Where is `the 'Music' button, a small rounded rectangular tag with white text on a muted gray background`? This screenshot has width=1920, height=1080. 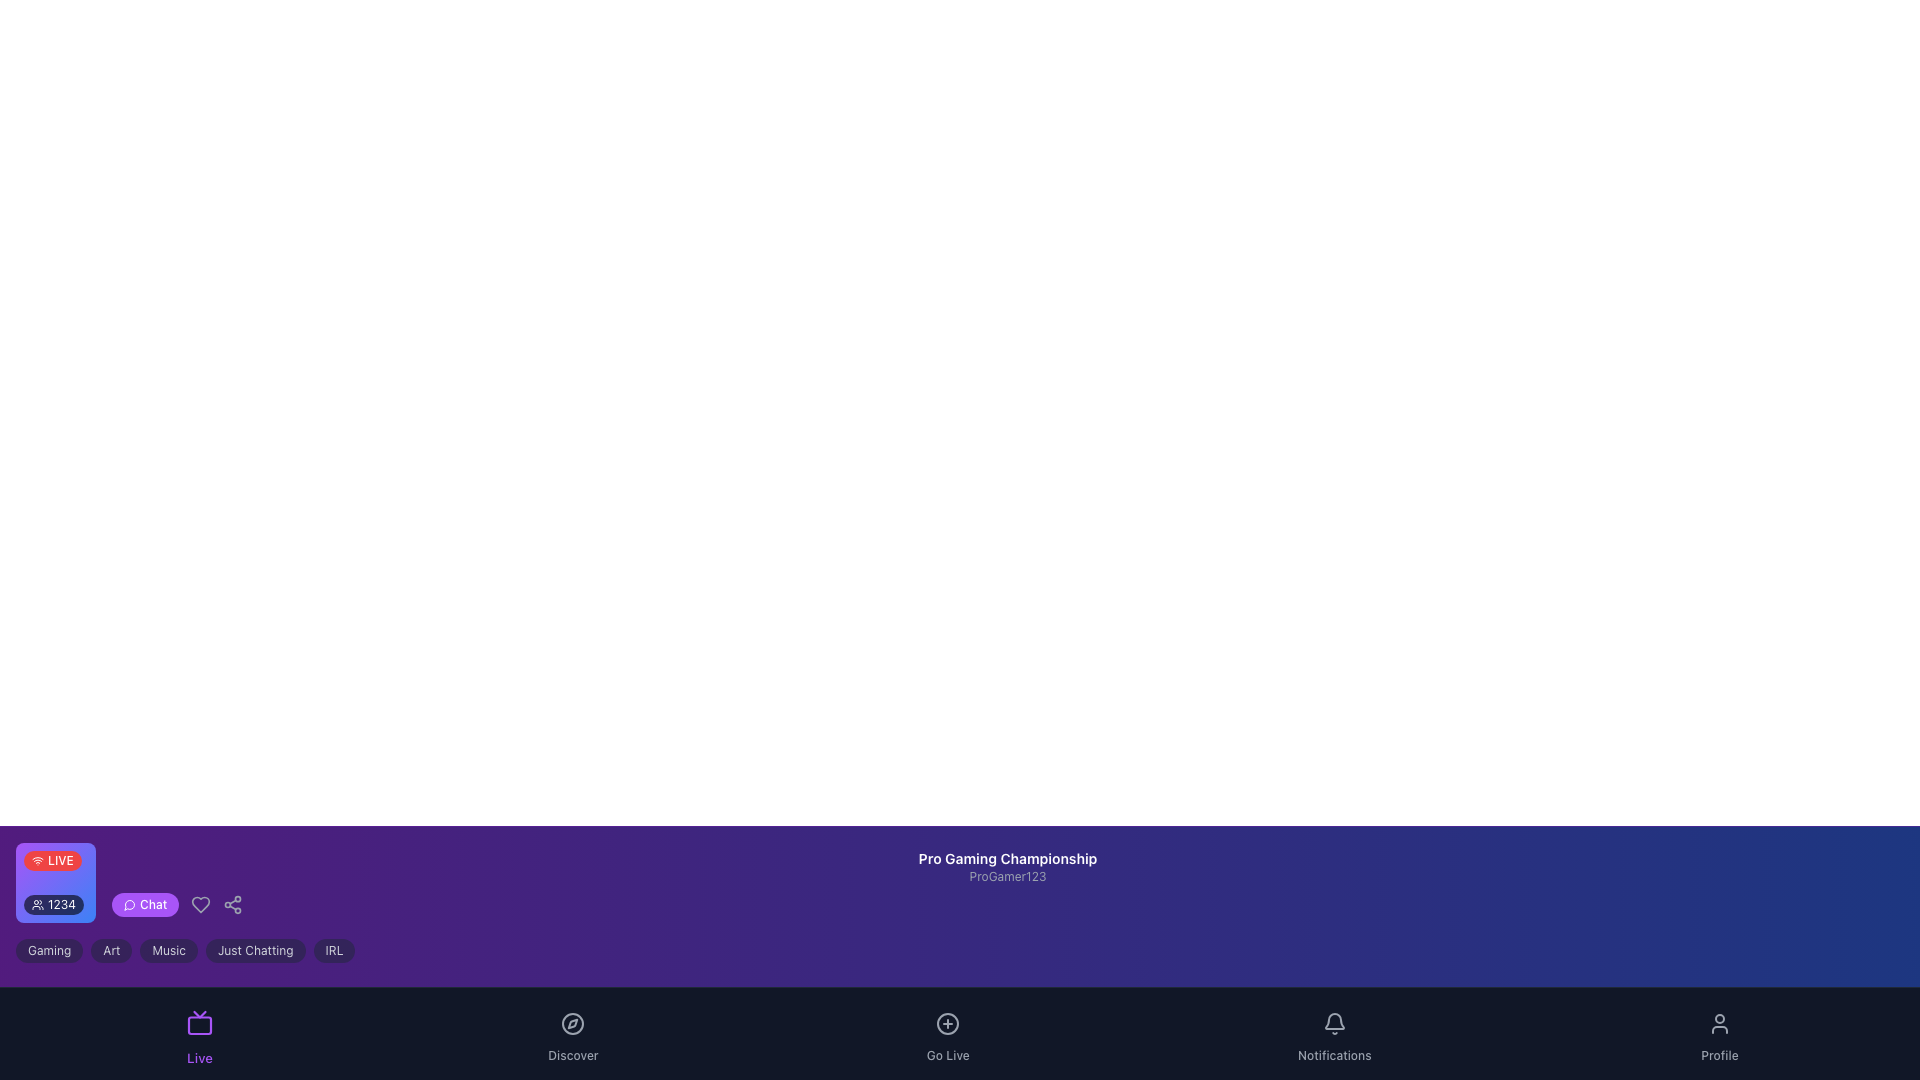
the 'Music' button, a small rounded rectangular tag with white text on a muted gray background is located at coordinates (169, 950).